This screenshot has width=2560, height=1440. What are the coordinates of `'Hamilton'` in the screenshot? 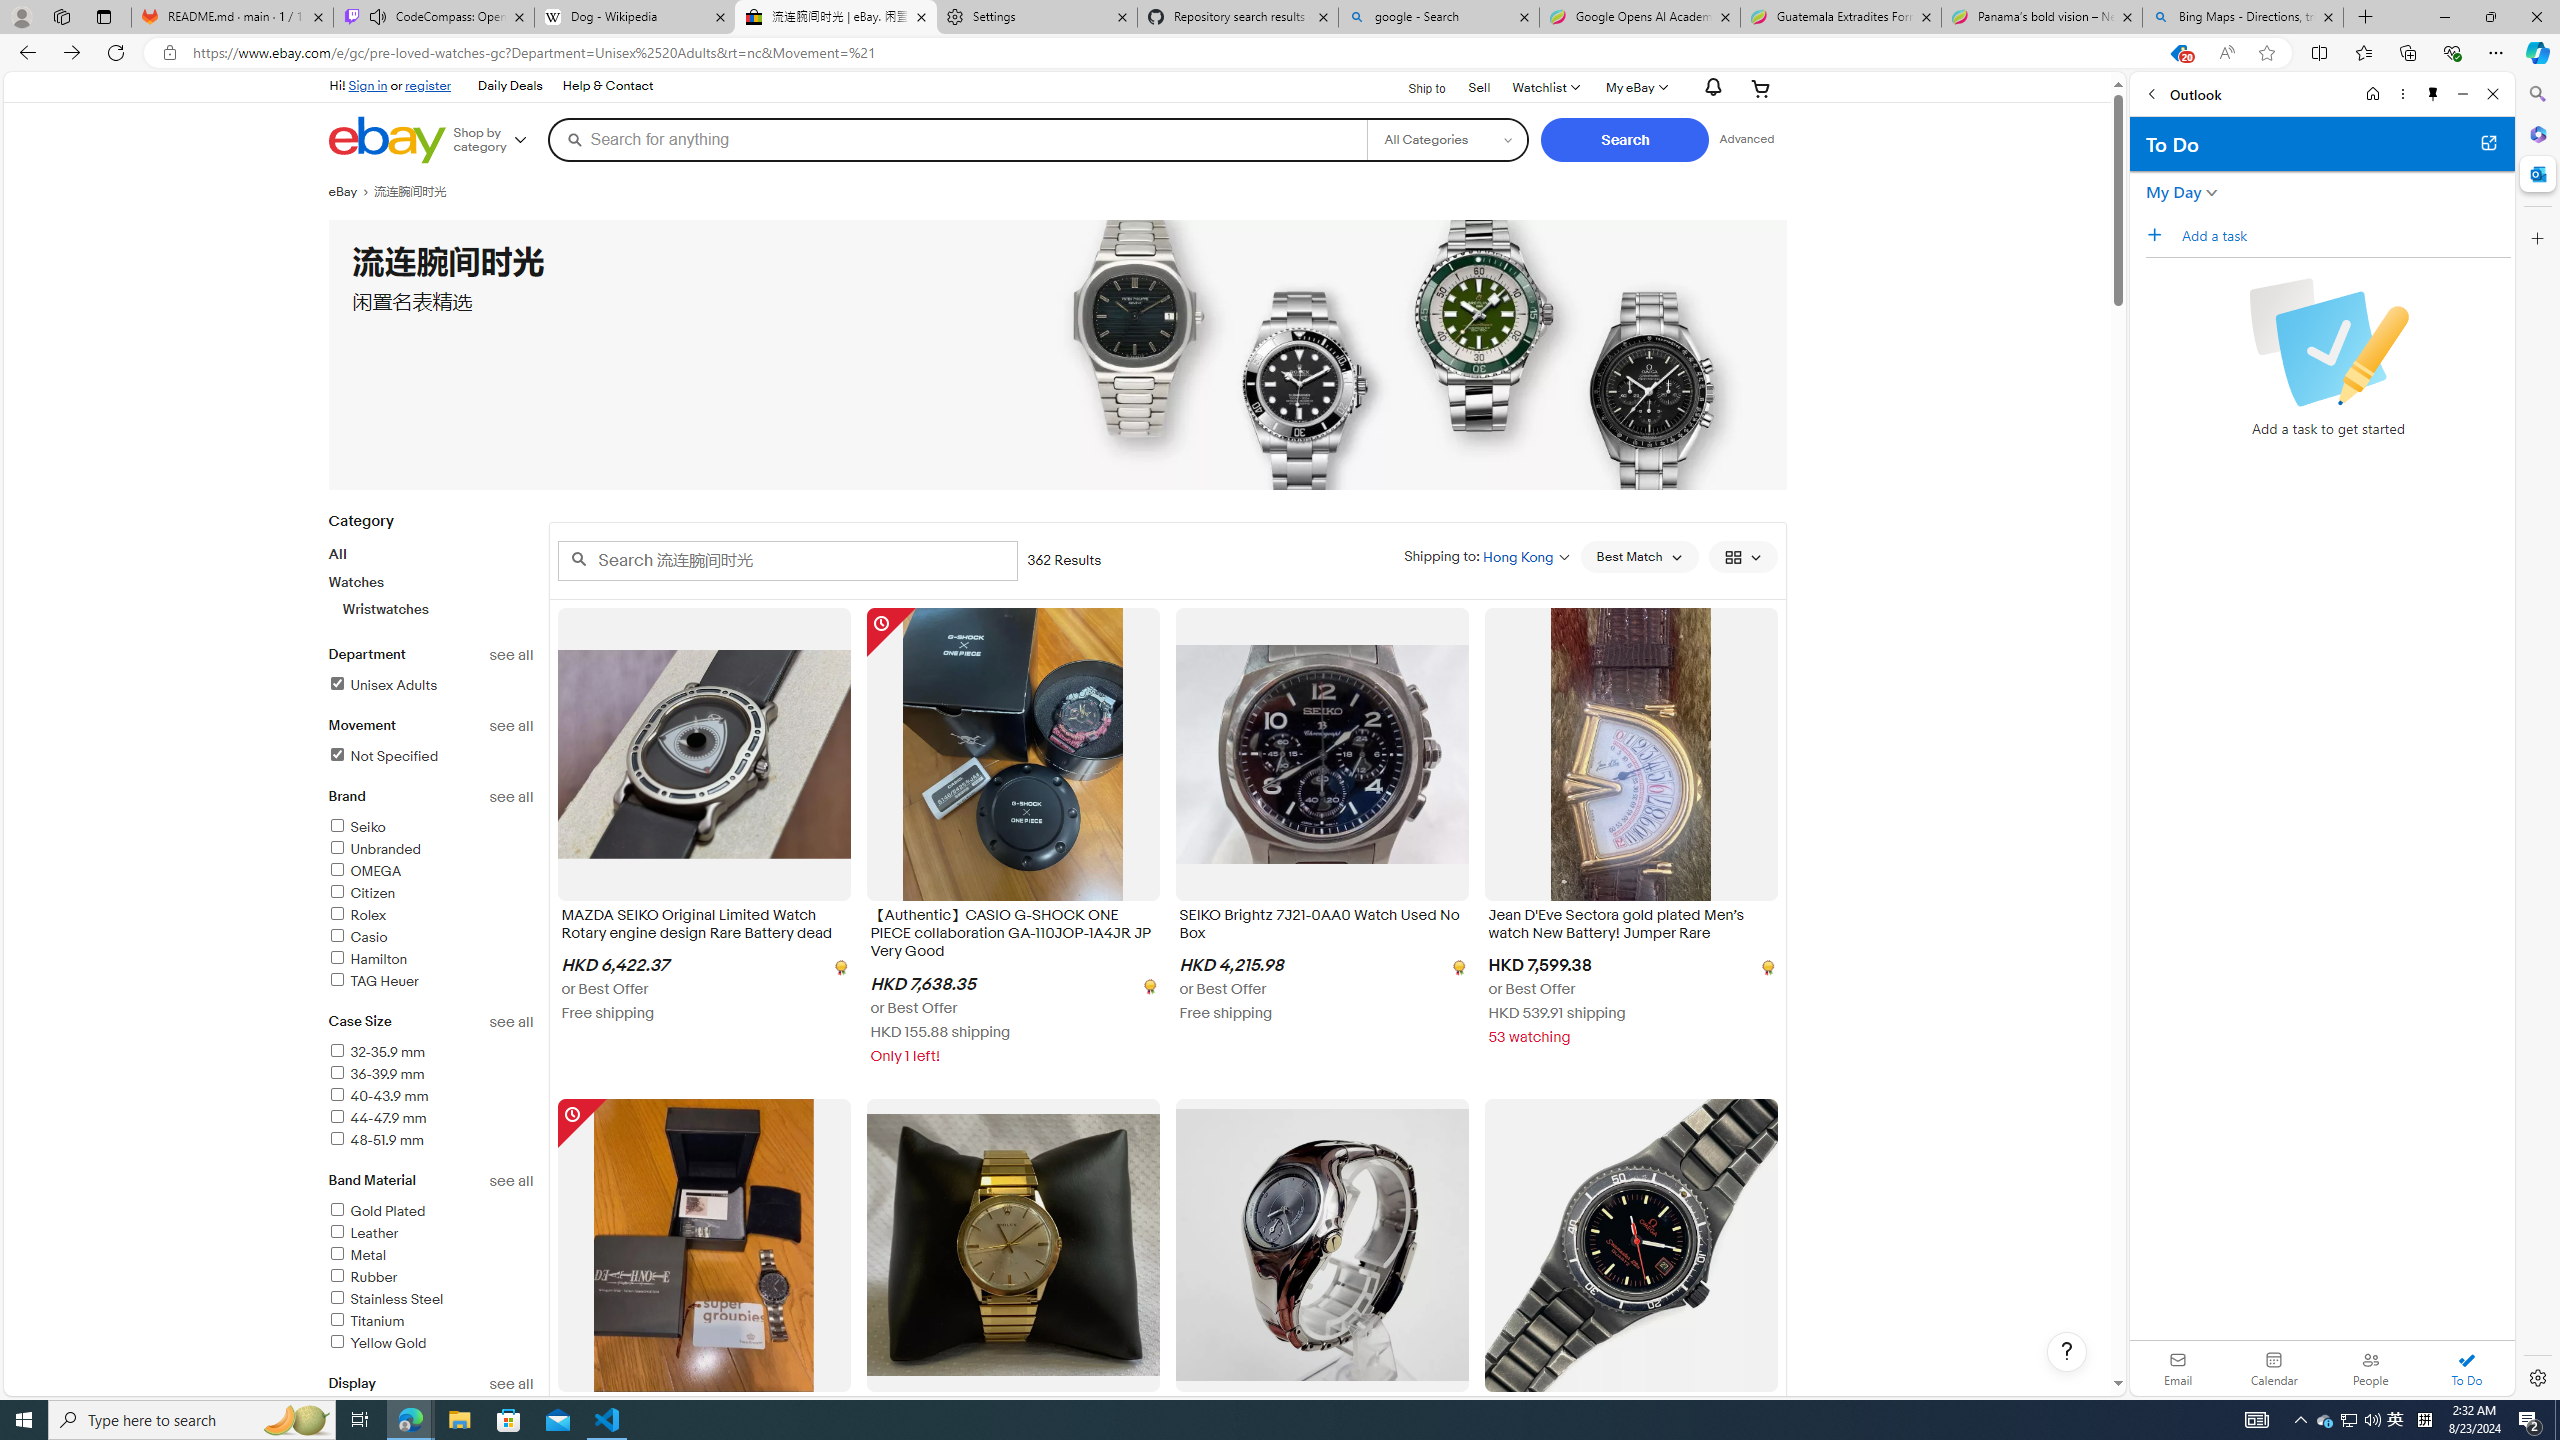 It's located at (366, 958).